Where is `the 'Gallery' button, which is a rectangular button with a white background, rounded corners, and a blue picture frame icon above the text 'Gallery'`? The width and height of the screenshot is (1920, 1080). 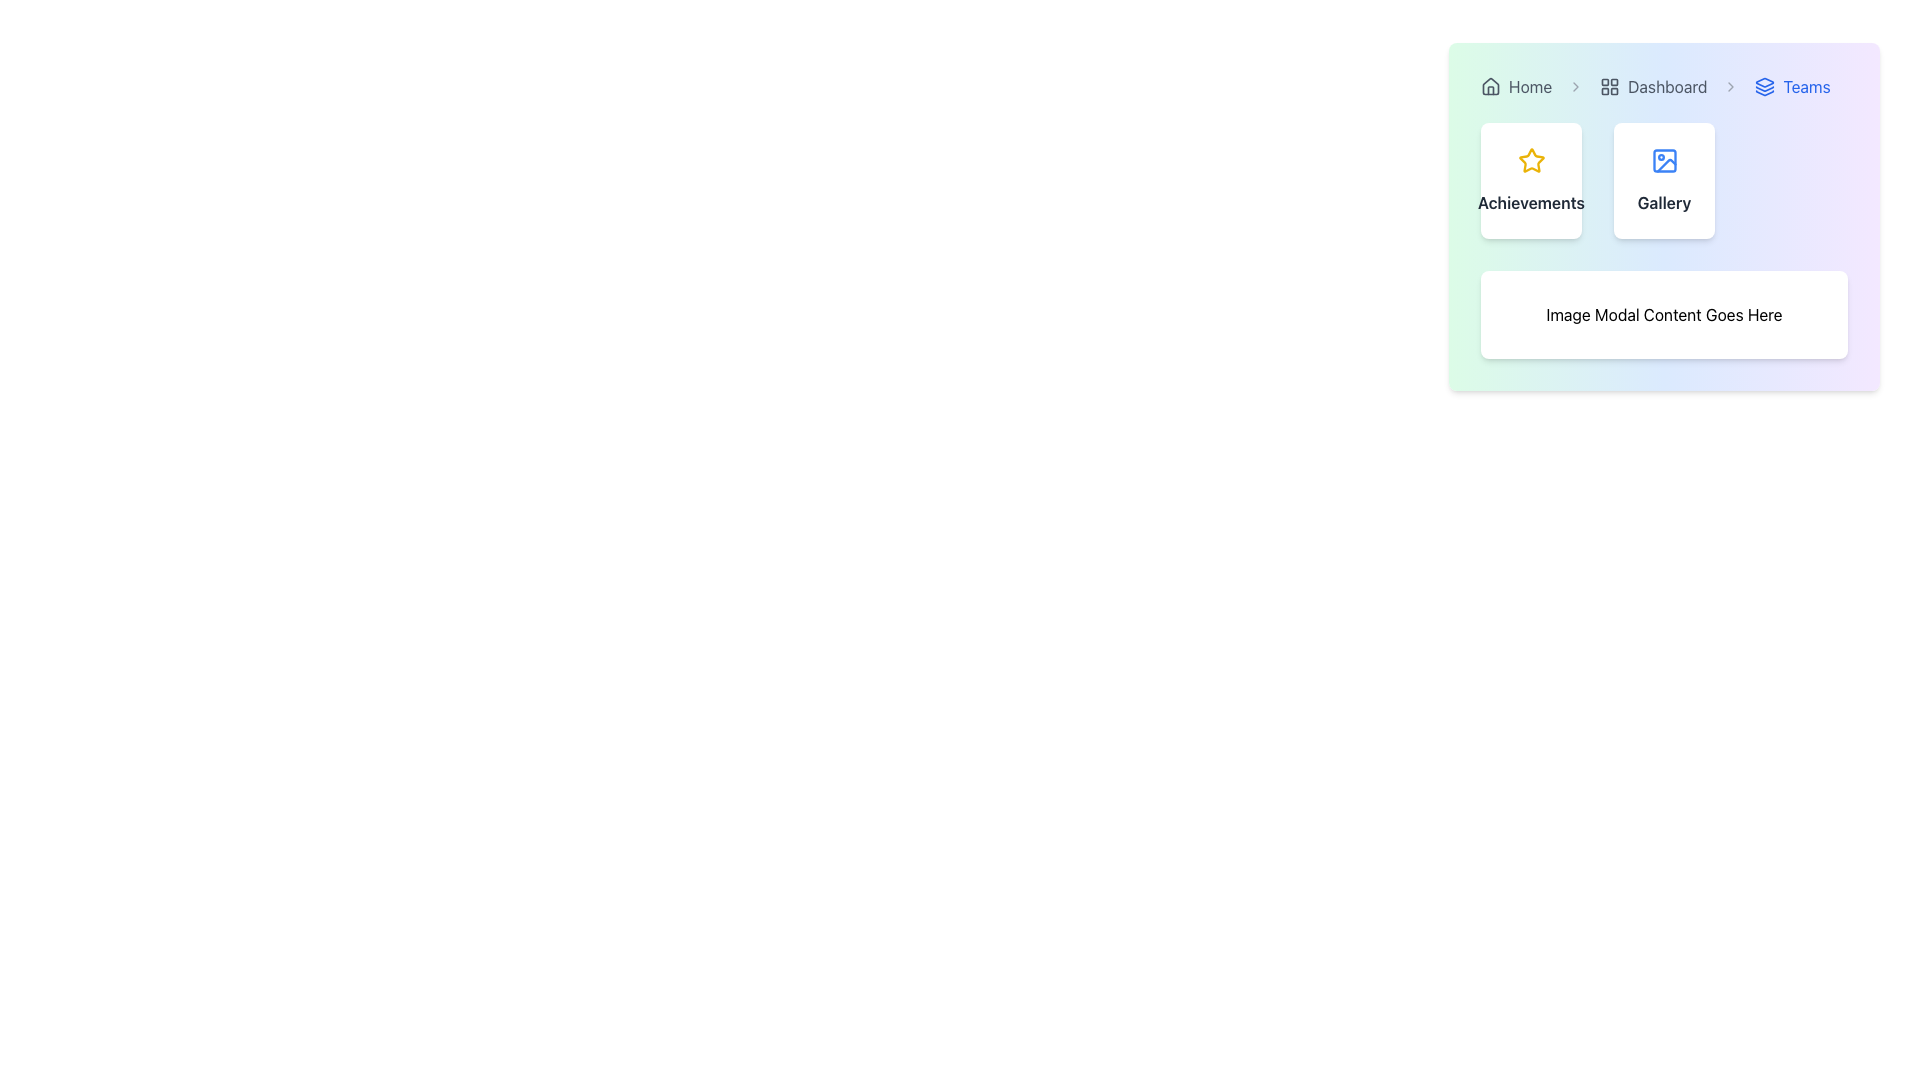 the 'Gallery' button, which is a rectangular button with a white background, rounded corners, and a blue picture frame icon above the text 'Gallery' is located at coordinates (1664, 181).